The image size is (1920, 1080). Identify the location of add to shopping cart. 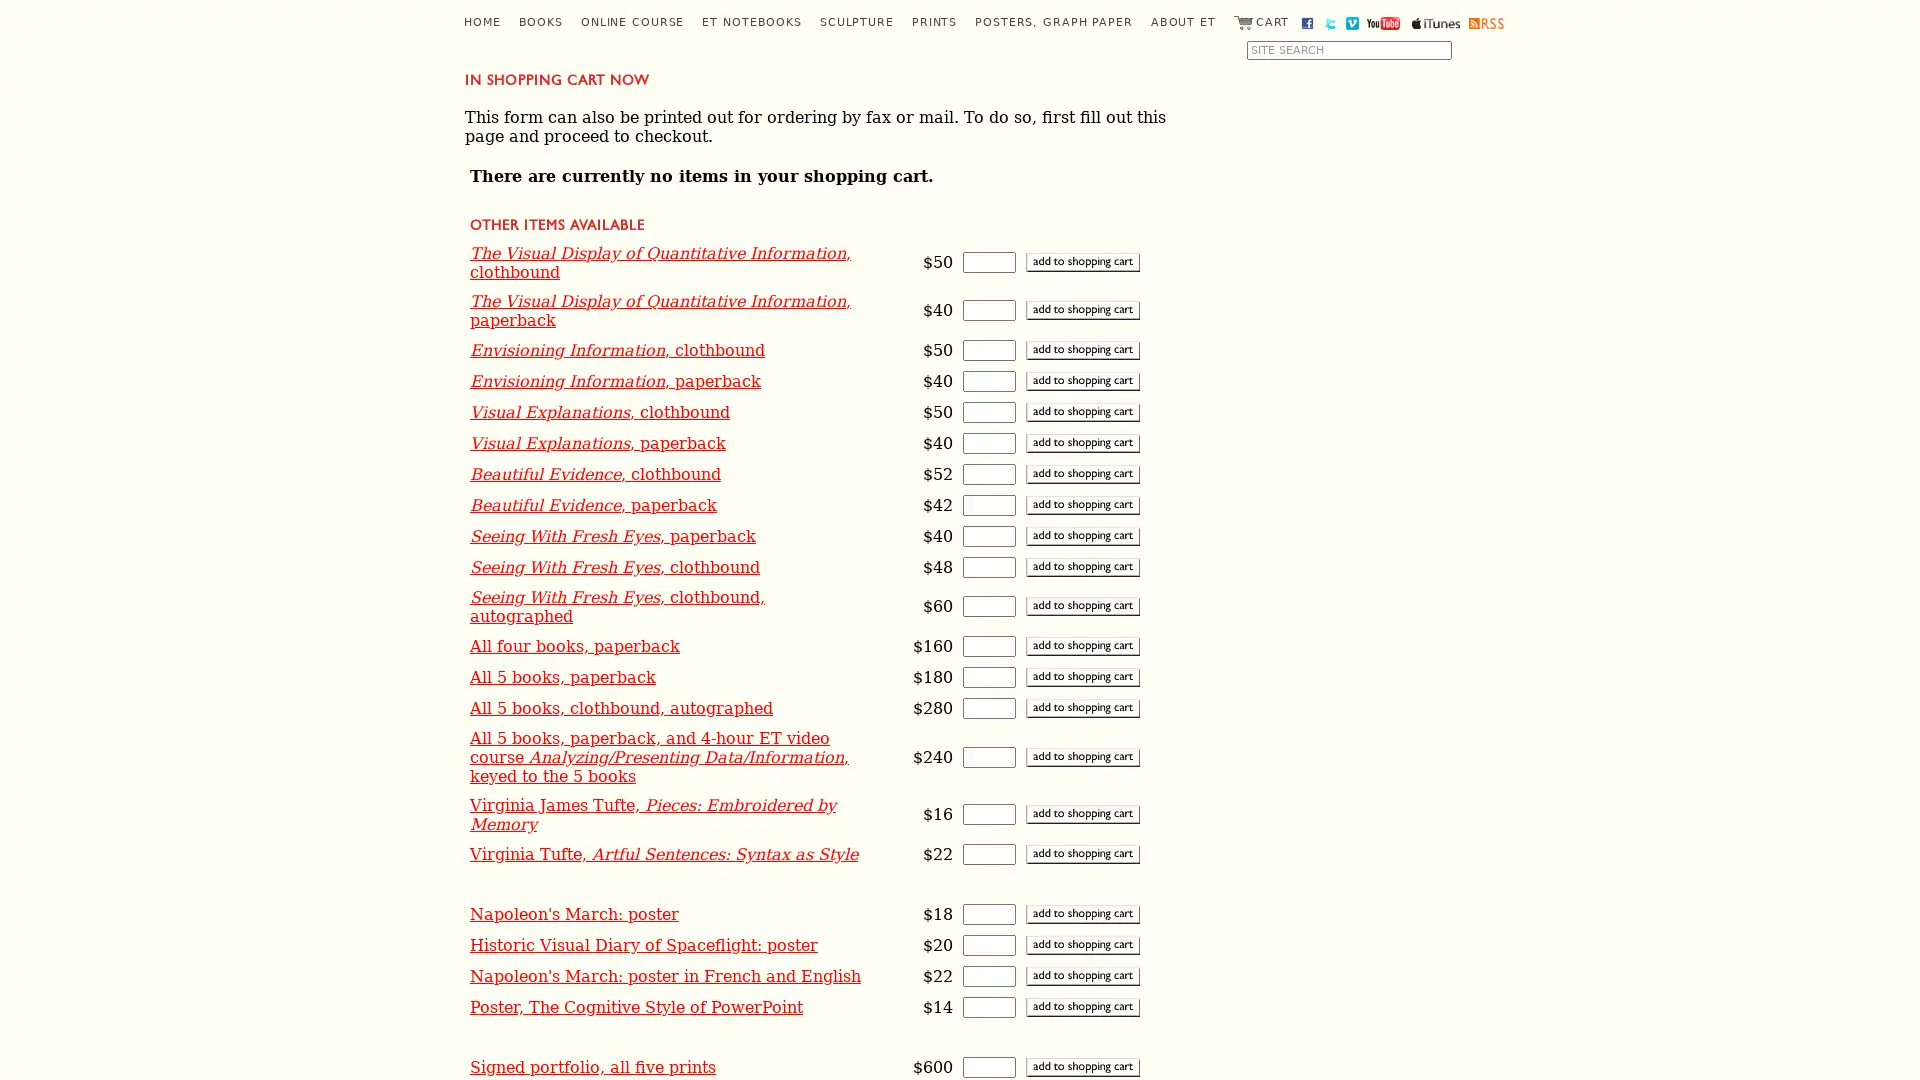
(1082, 1006).